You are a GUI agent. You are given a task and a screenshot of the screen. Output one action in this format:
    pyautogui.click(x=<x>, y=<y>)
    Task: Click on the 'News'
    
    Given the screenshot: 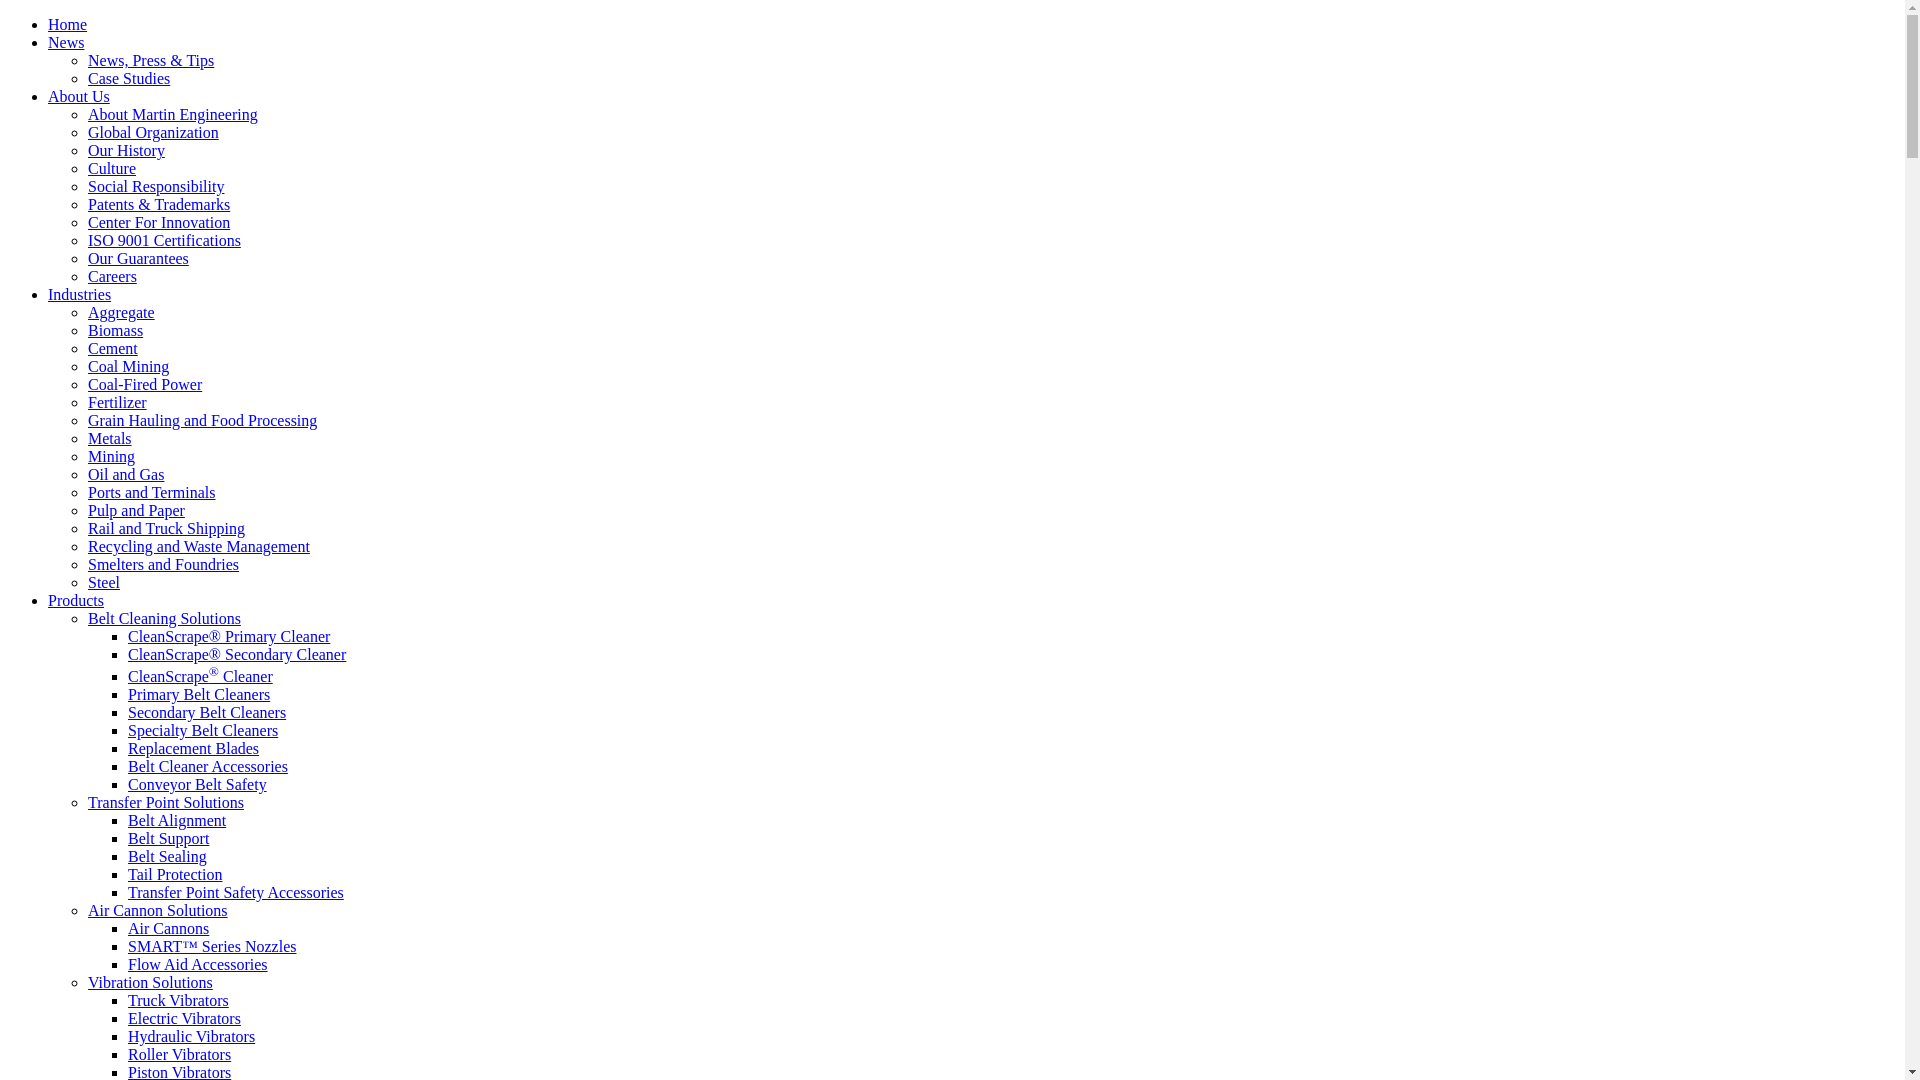 What is the action you would take?
    pyautogui.click(x=66, y=42)
    